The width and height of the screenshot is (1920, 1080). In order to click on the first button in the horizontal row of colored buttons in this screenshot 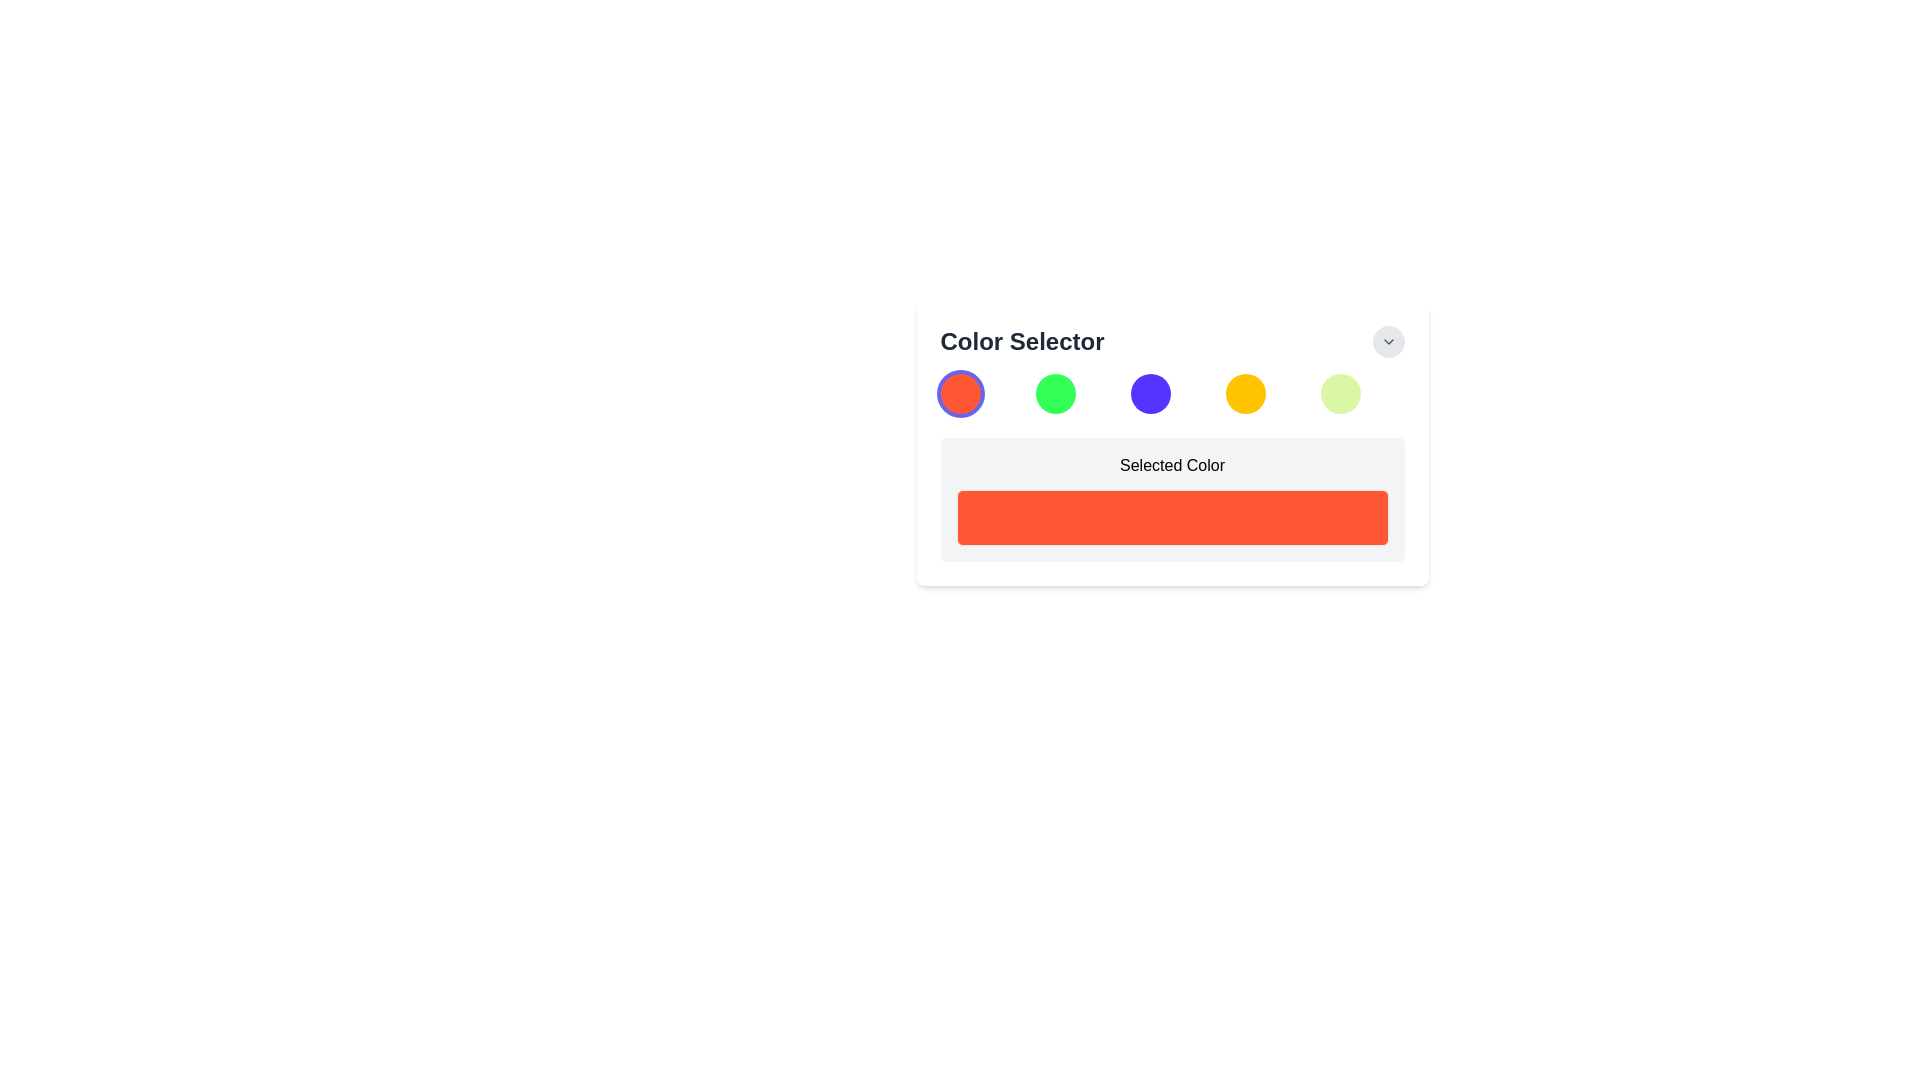, I will do `click(960, 393)`.